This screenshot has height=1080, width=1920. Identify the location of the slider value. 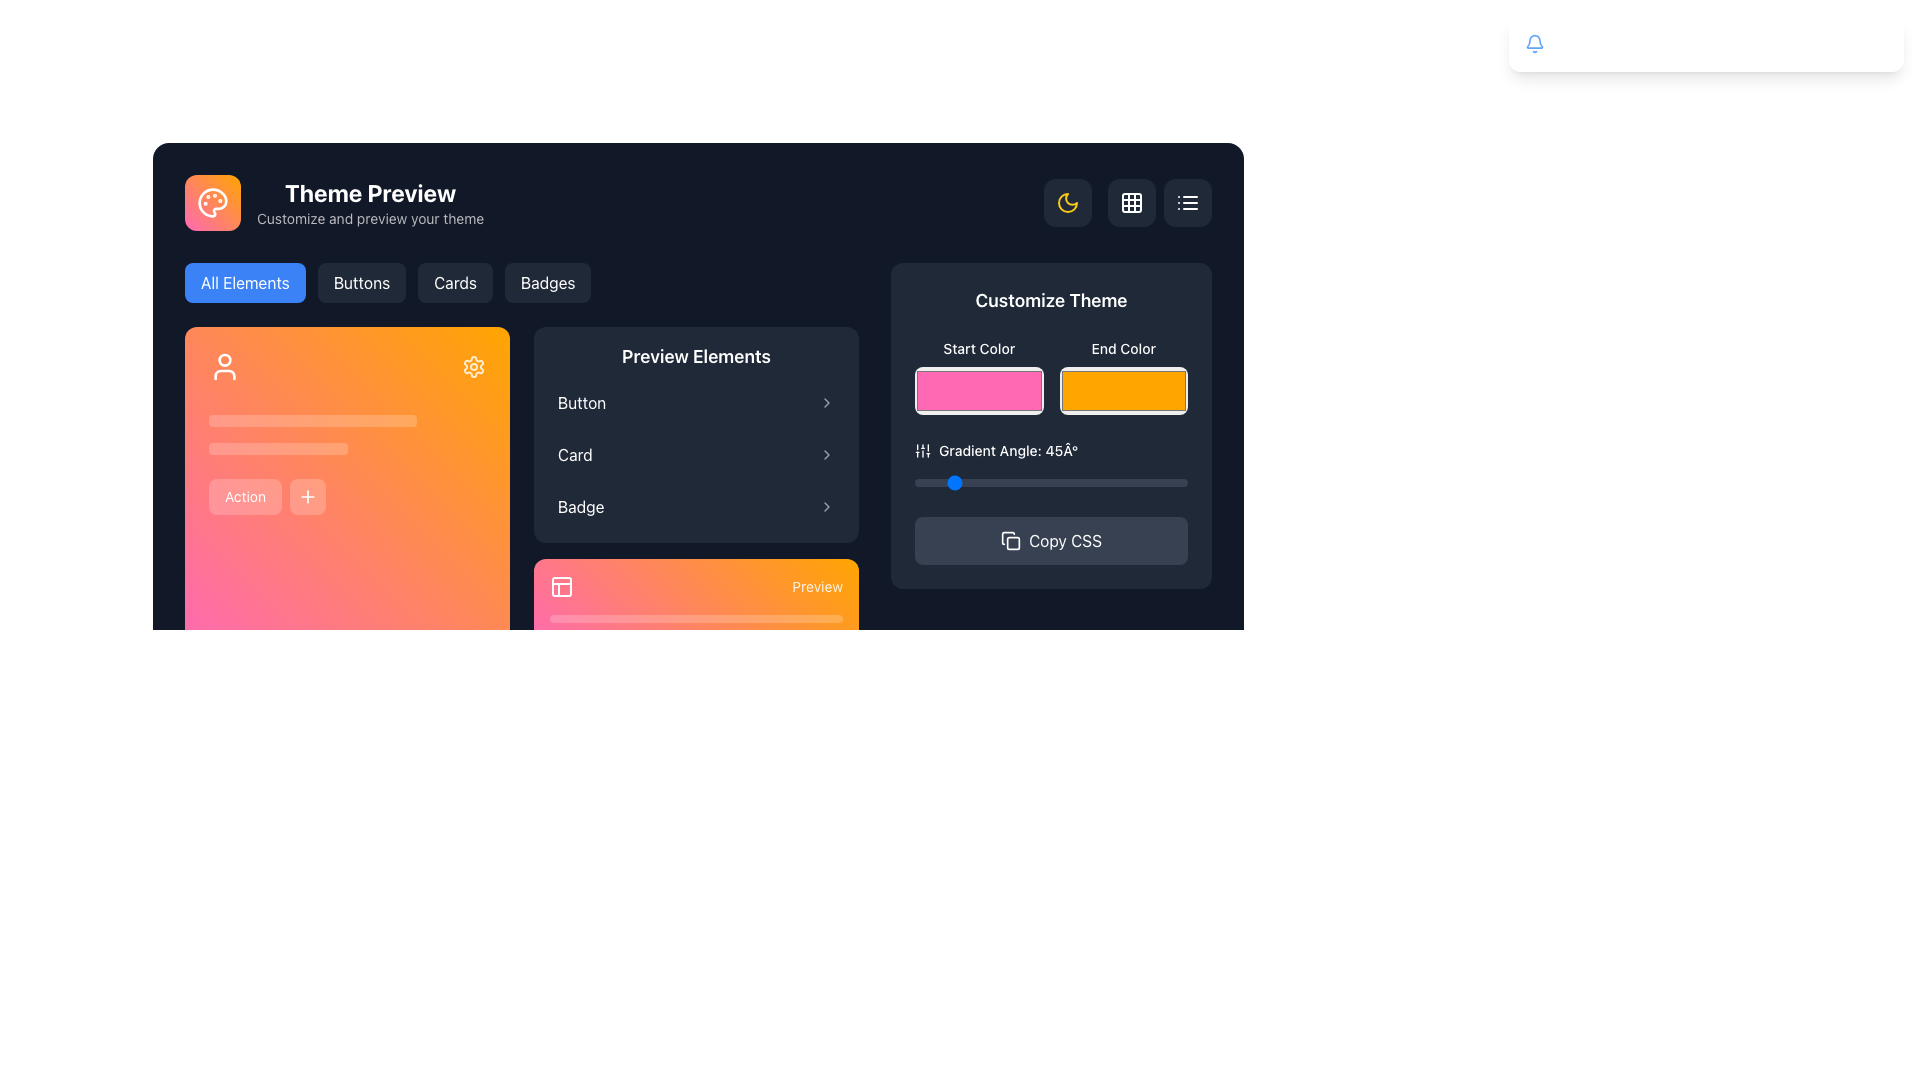
(1137, 482).